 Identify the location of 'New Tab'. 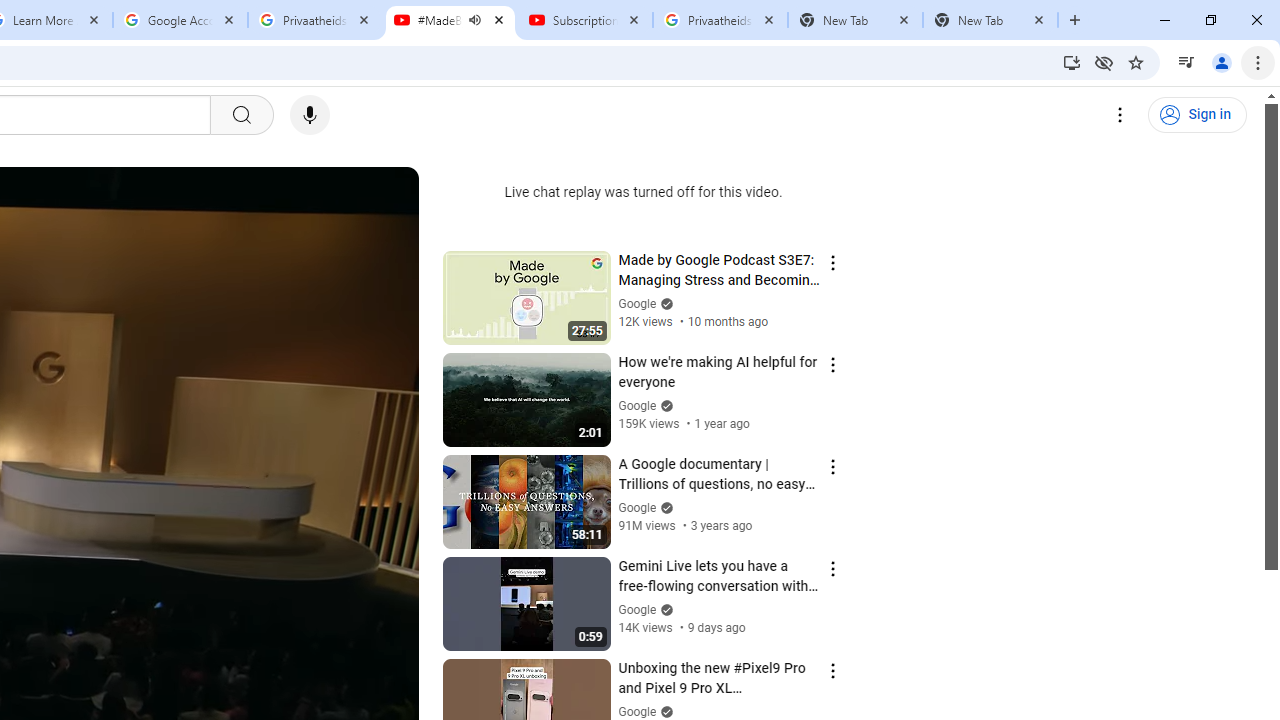
(990, 20).